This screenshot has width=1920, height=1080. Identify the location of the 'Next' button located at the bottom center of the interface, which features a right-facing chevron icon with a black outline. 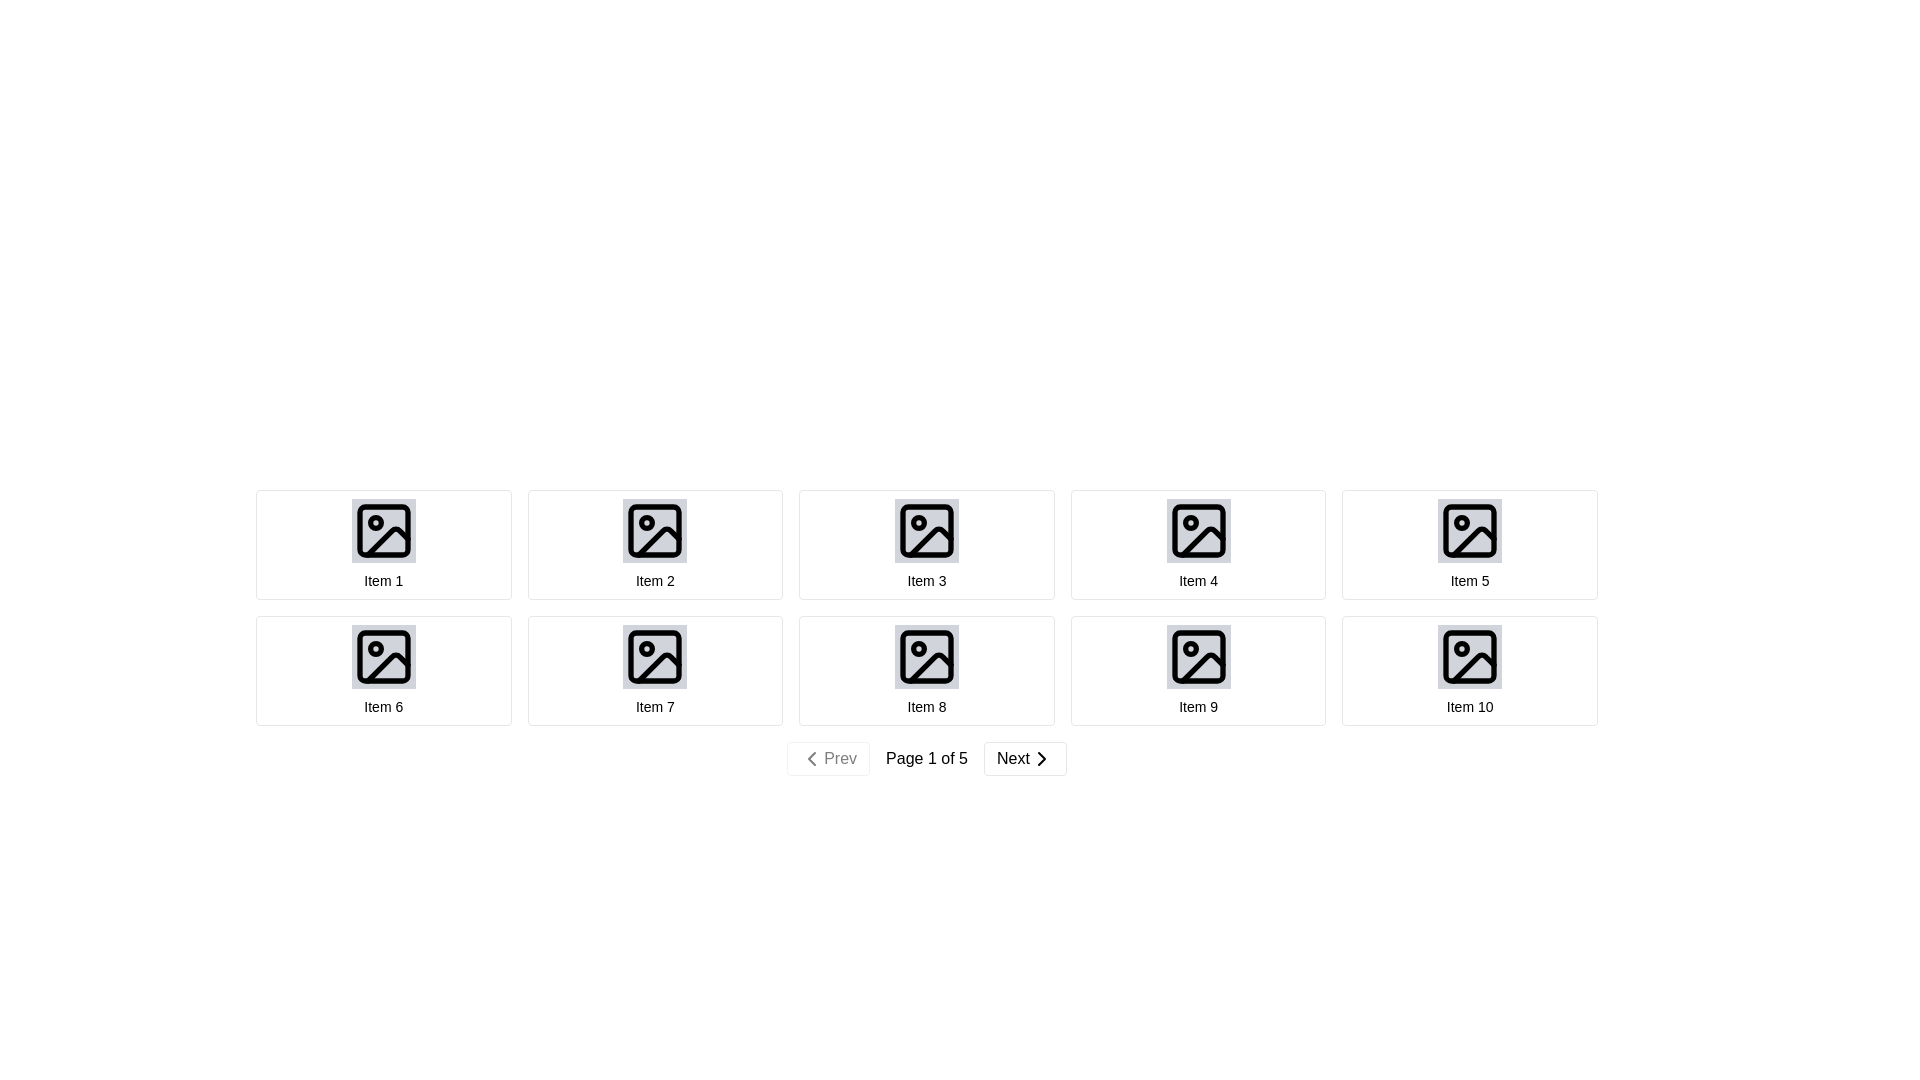
(1040, 759).